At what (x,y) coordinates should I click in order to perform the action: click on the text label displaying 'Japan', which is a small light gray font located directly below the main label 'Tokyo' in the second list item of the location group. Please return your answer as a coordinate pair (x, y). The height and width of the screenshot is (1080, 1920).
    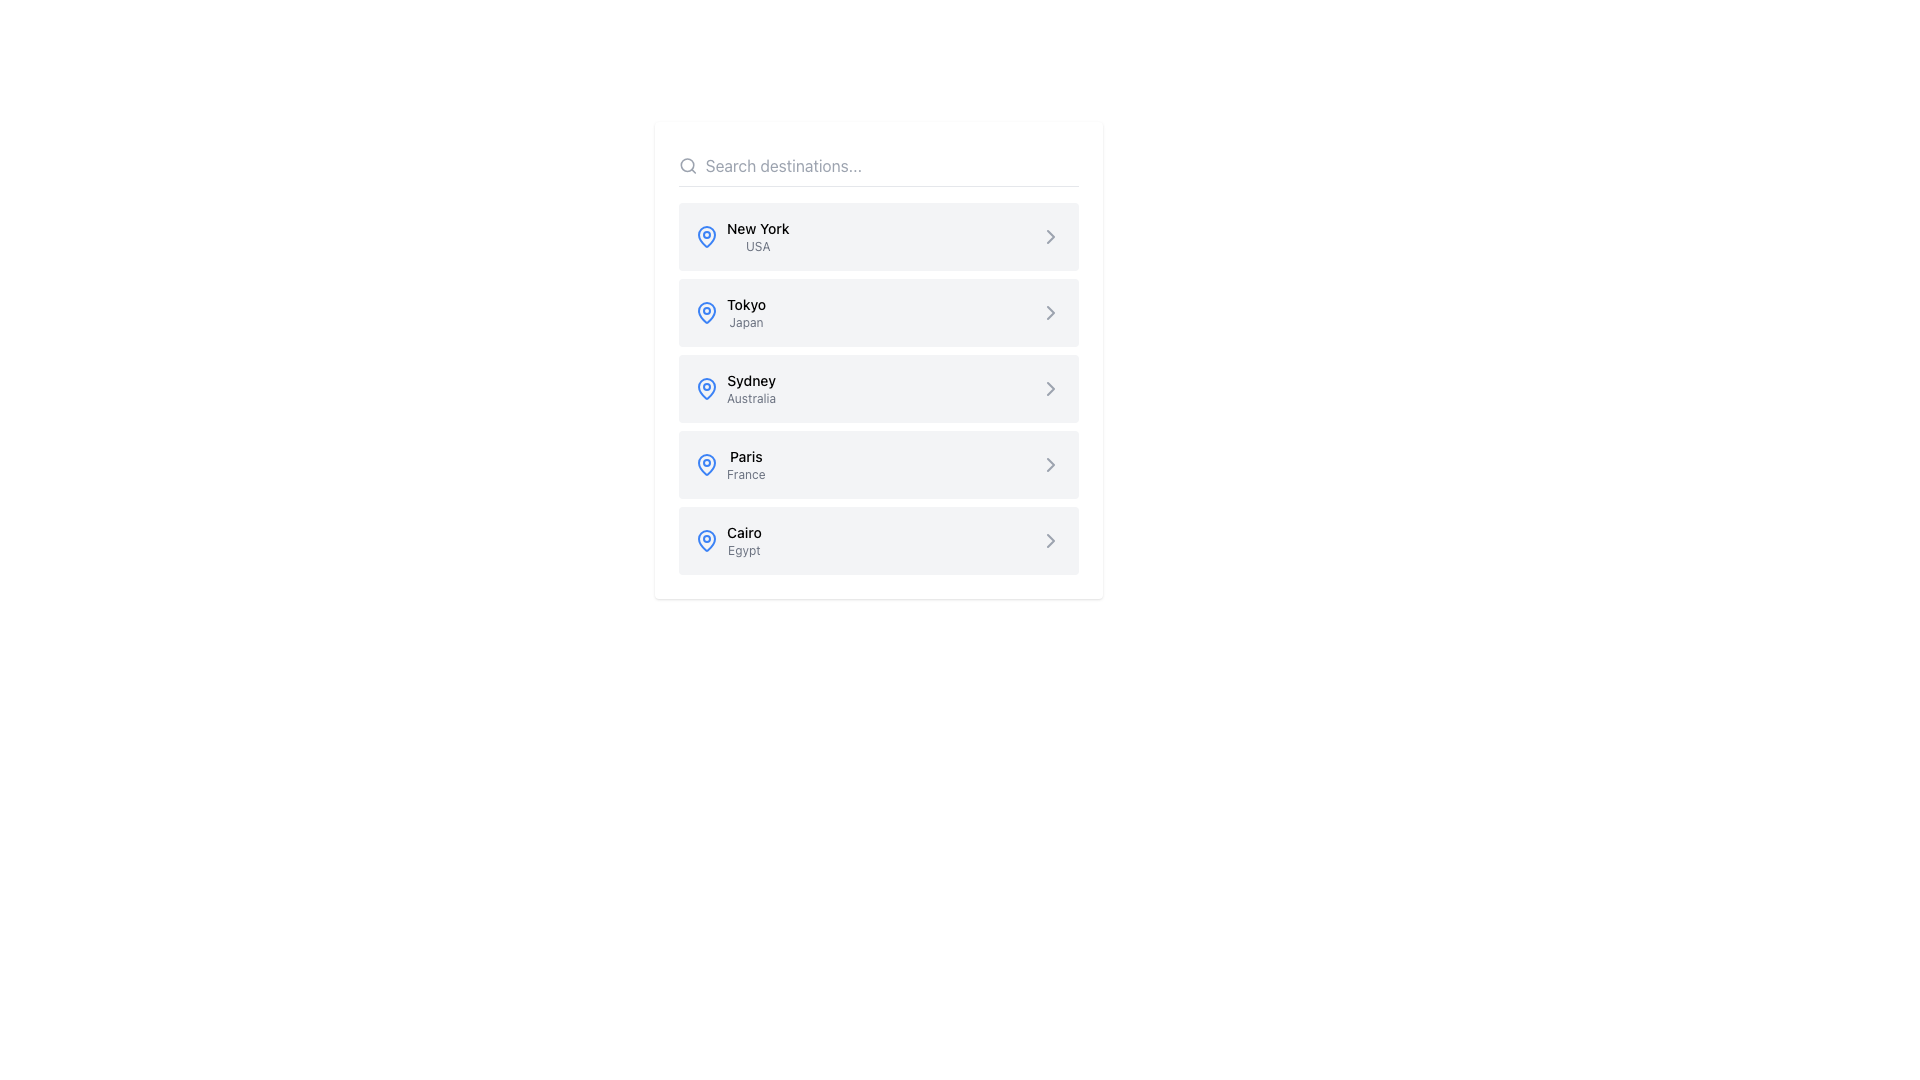
    Looking at the image, I should click on (745, 322).